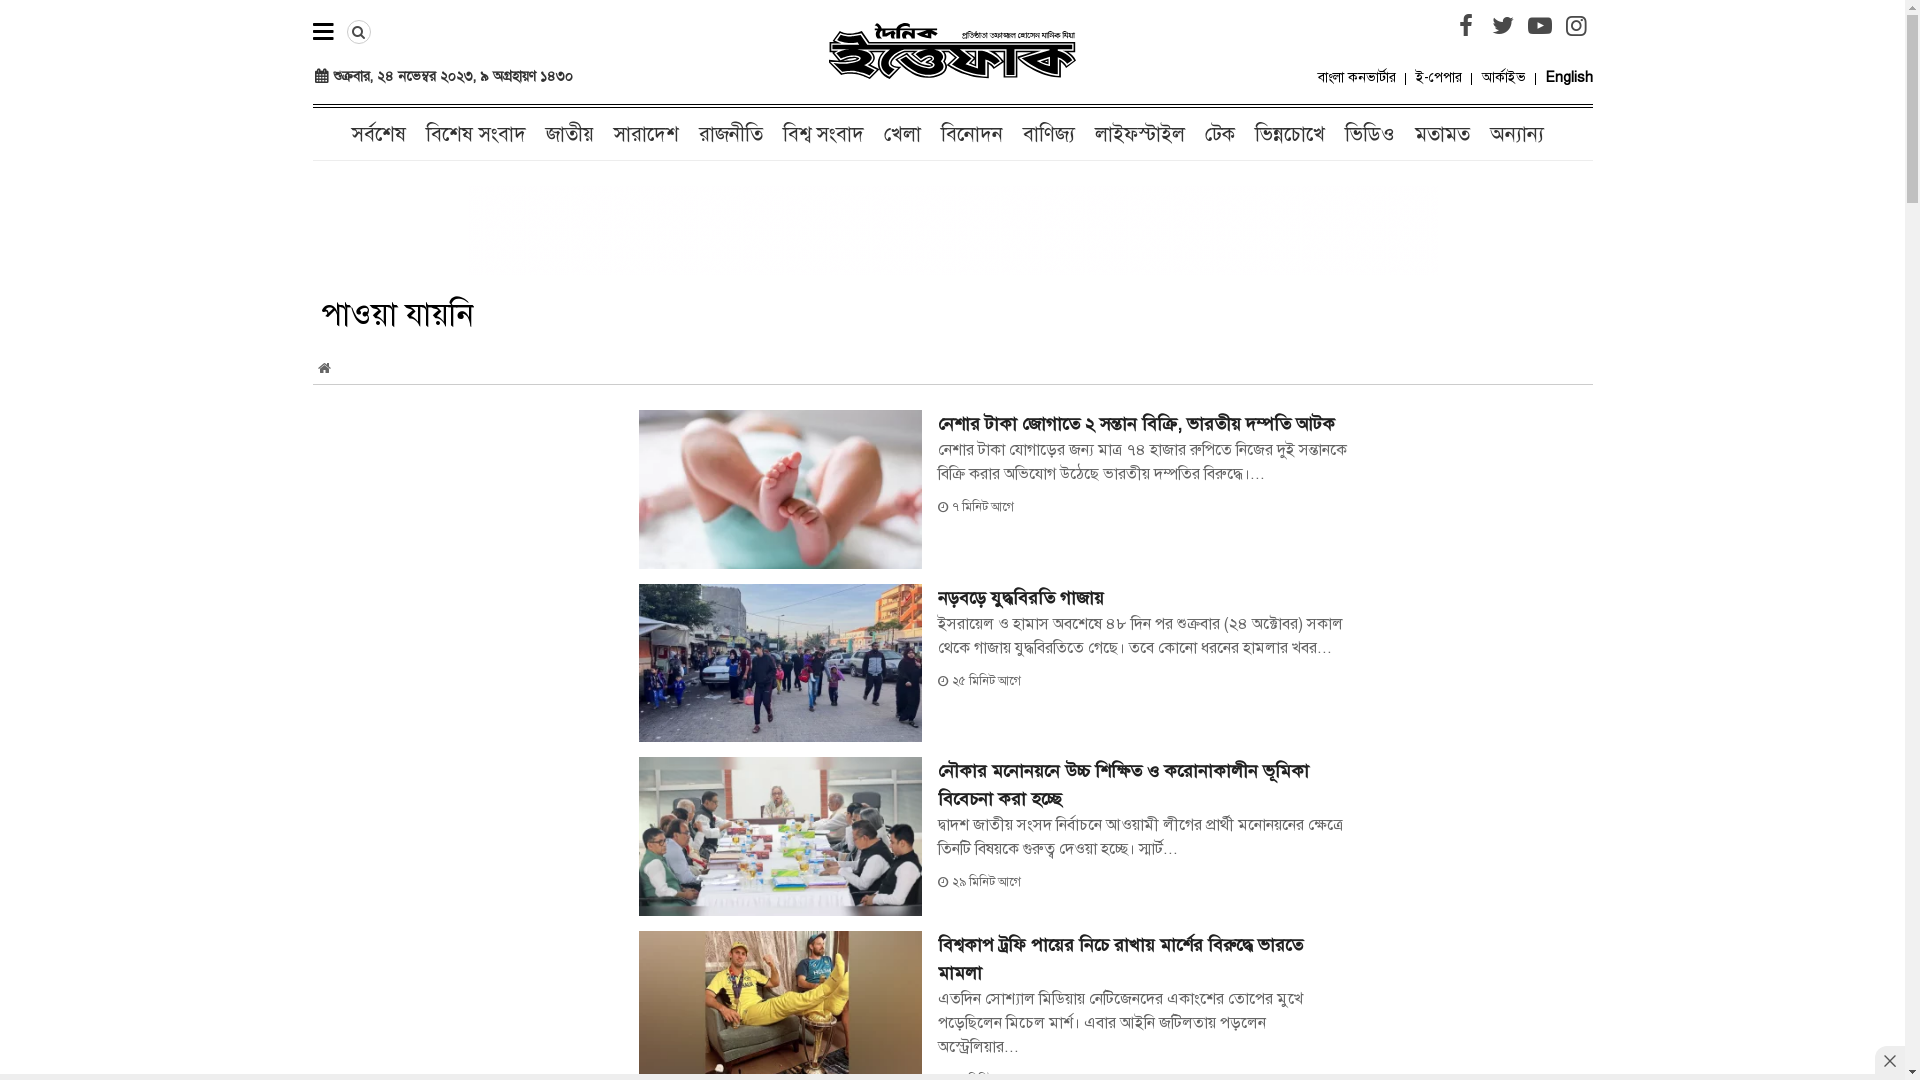  I want to click on 'YouTube', so click(1539, 26).